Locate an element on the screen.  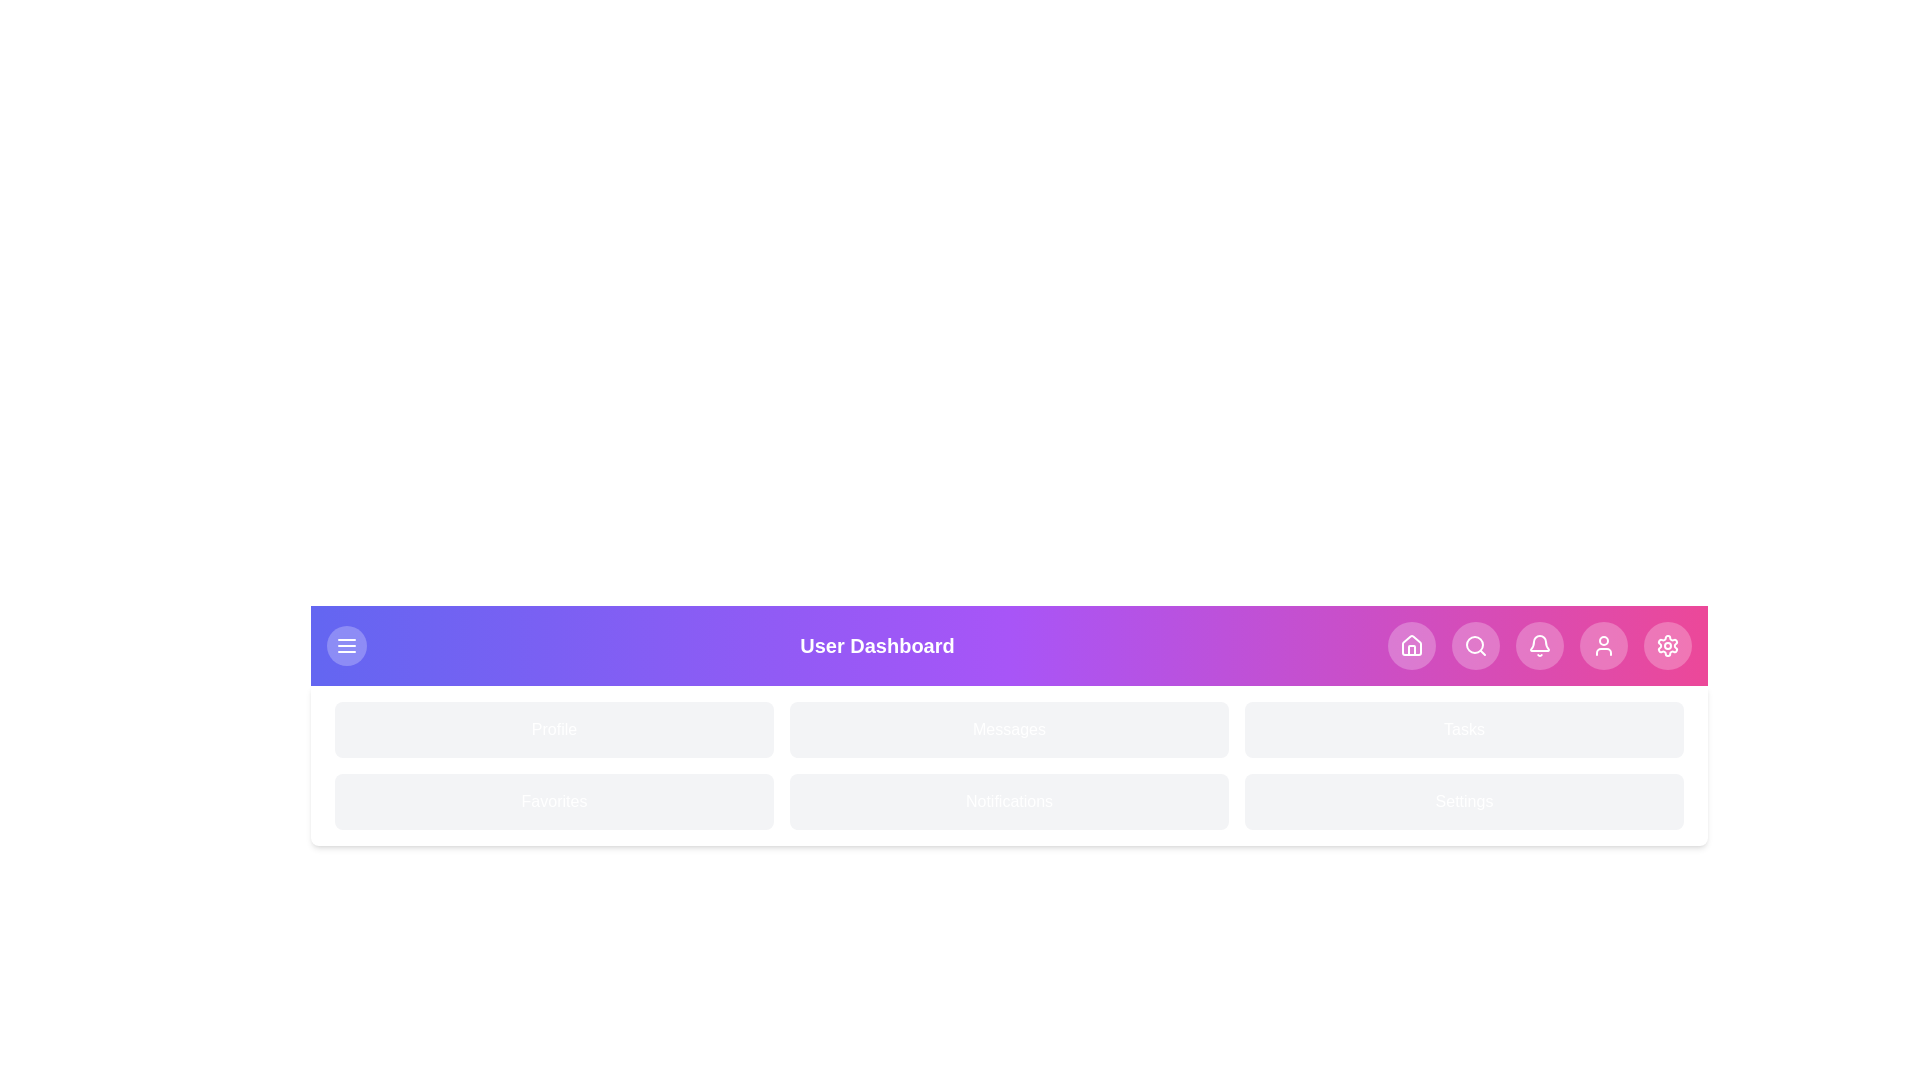
the navigation button corresponding to Home is located at coordinates (1410, 645).